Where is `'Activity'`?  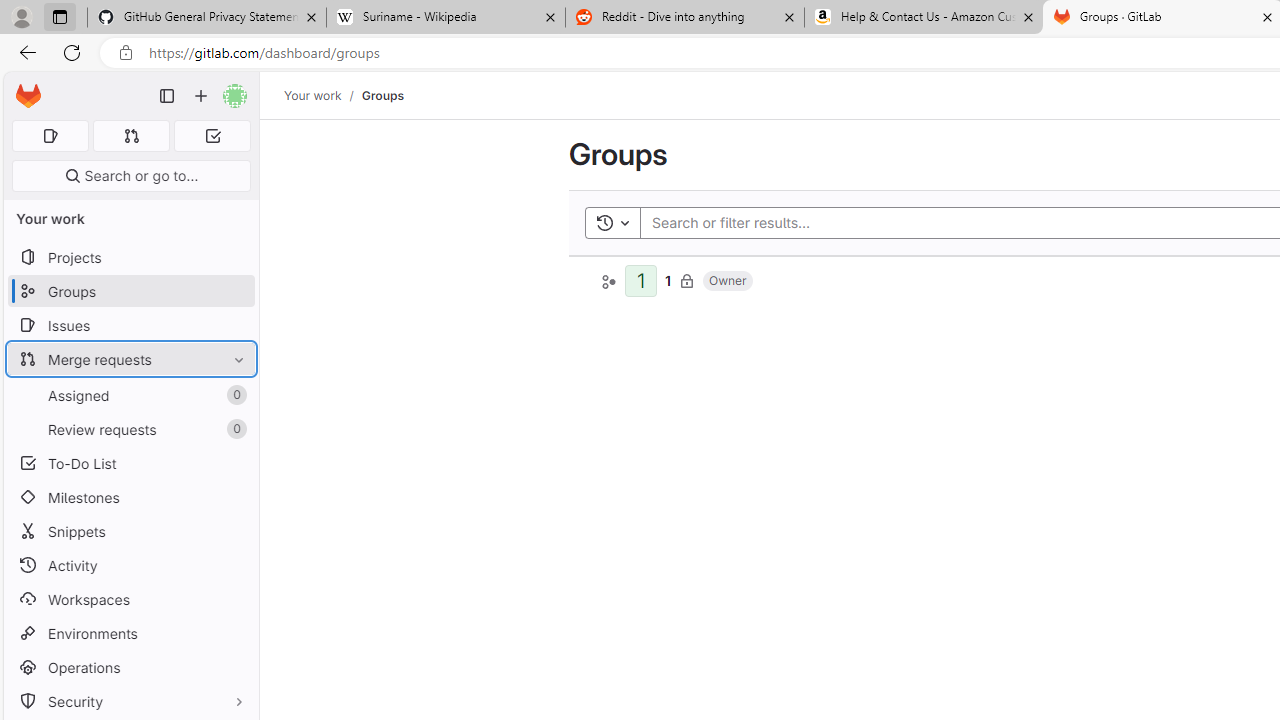 'Activity' is located at coordinates (130, 565).